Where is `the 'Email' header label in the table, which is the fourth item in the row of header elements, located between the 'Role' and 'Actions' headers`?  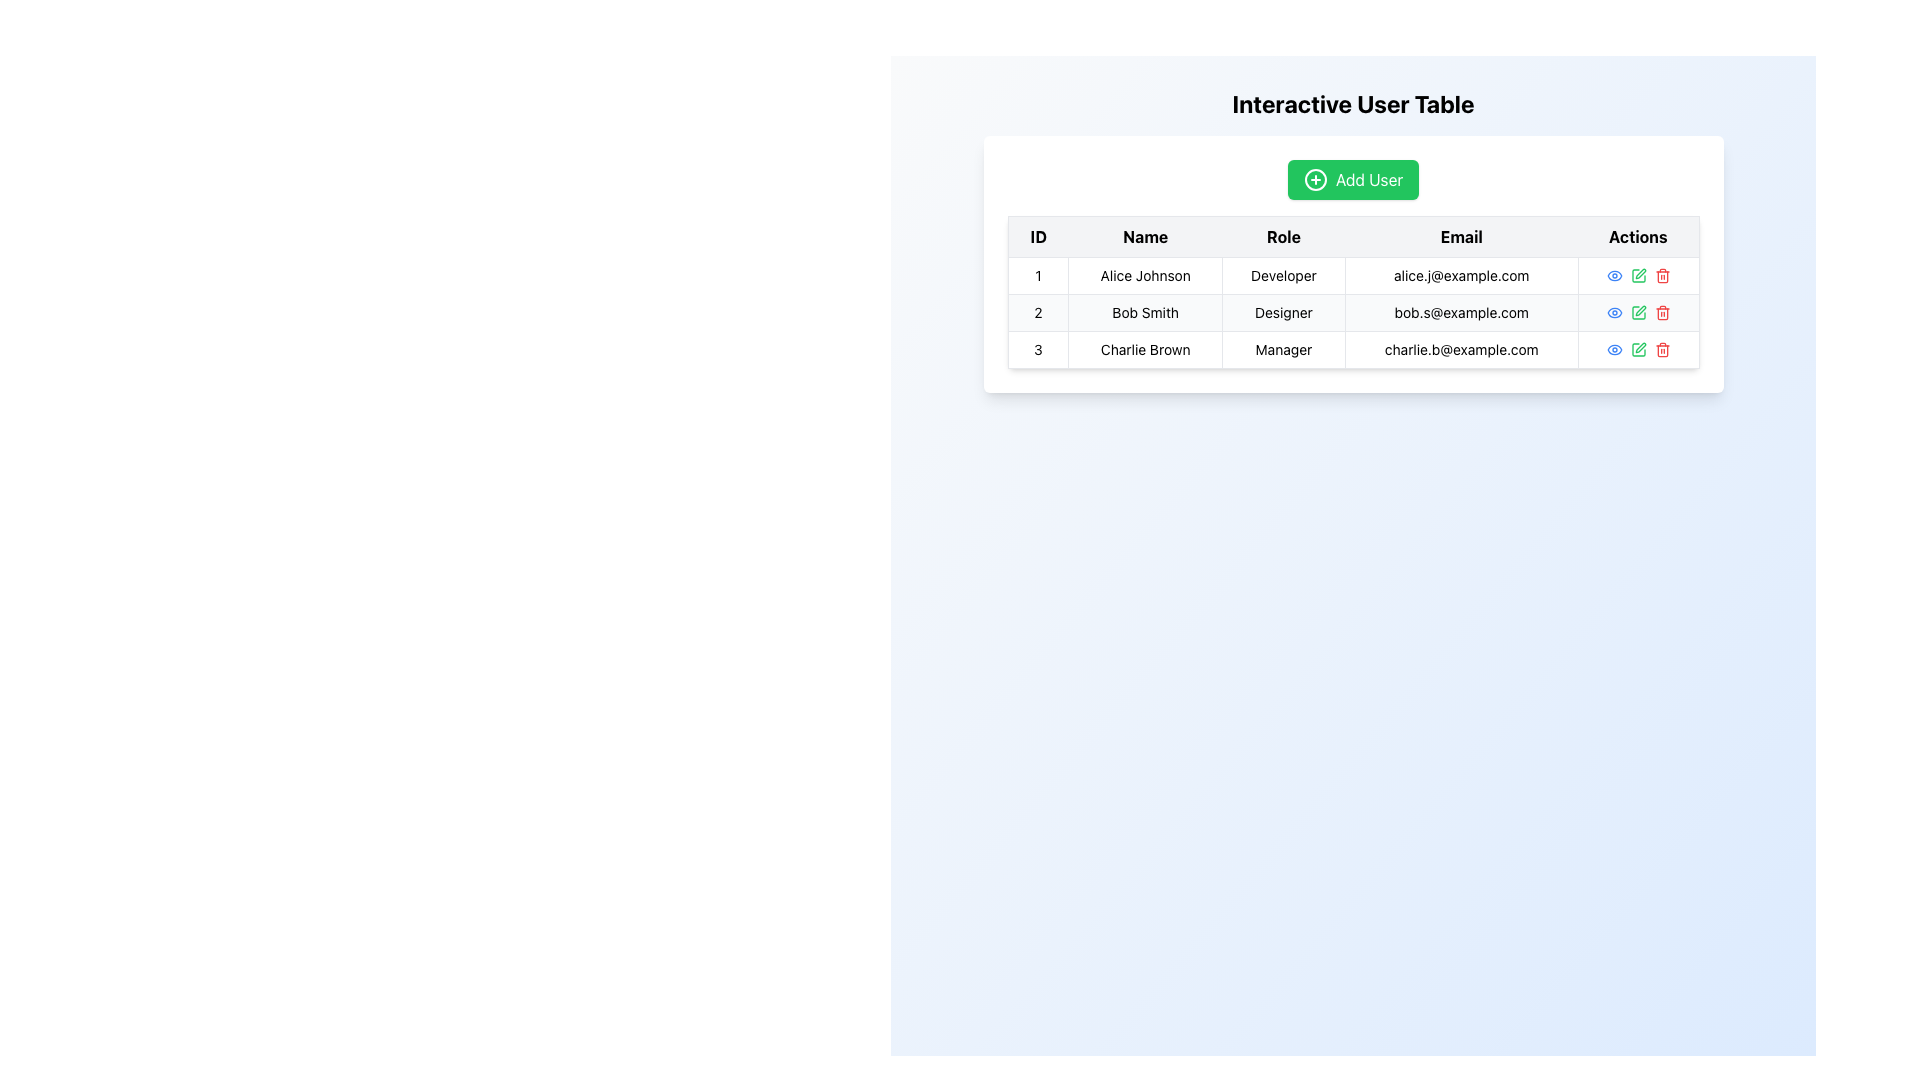
the 'Email' header label in the table, which is the fourth item in the row of header elements, located between the 'Role' and 'Actions' headers is located at coordinates (1461, 235).